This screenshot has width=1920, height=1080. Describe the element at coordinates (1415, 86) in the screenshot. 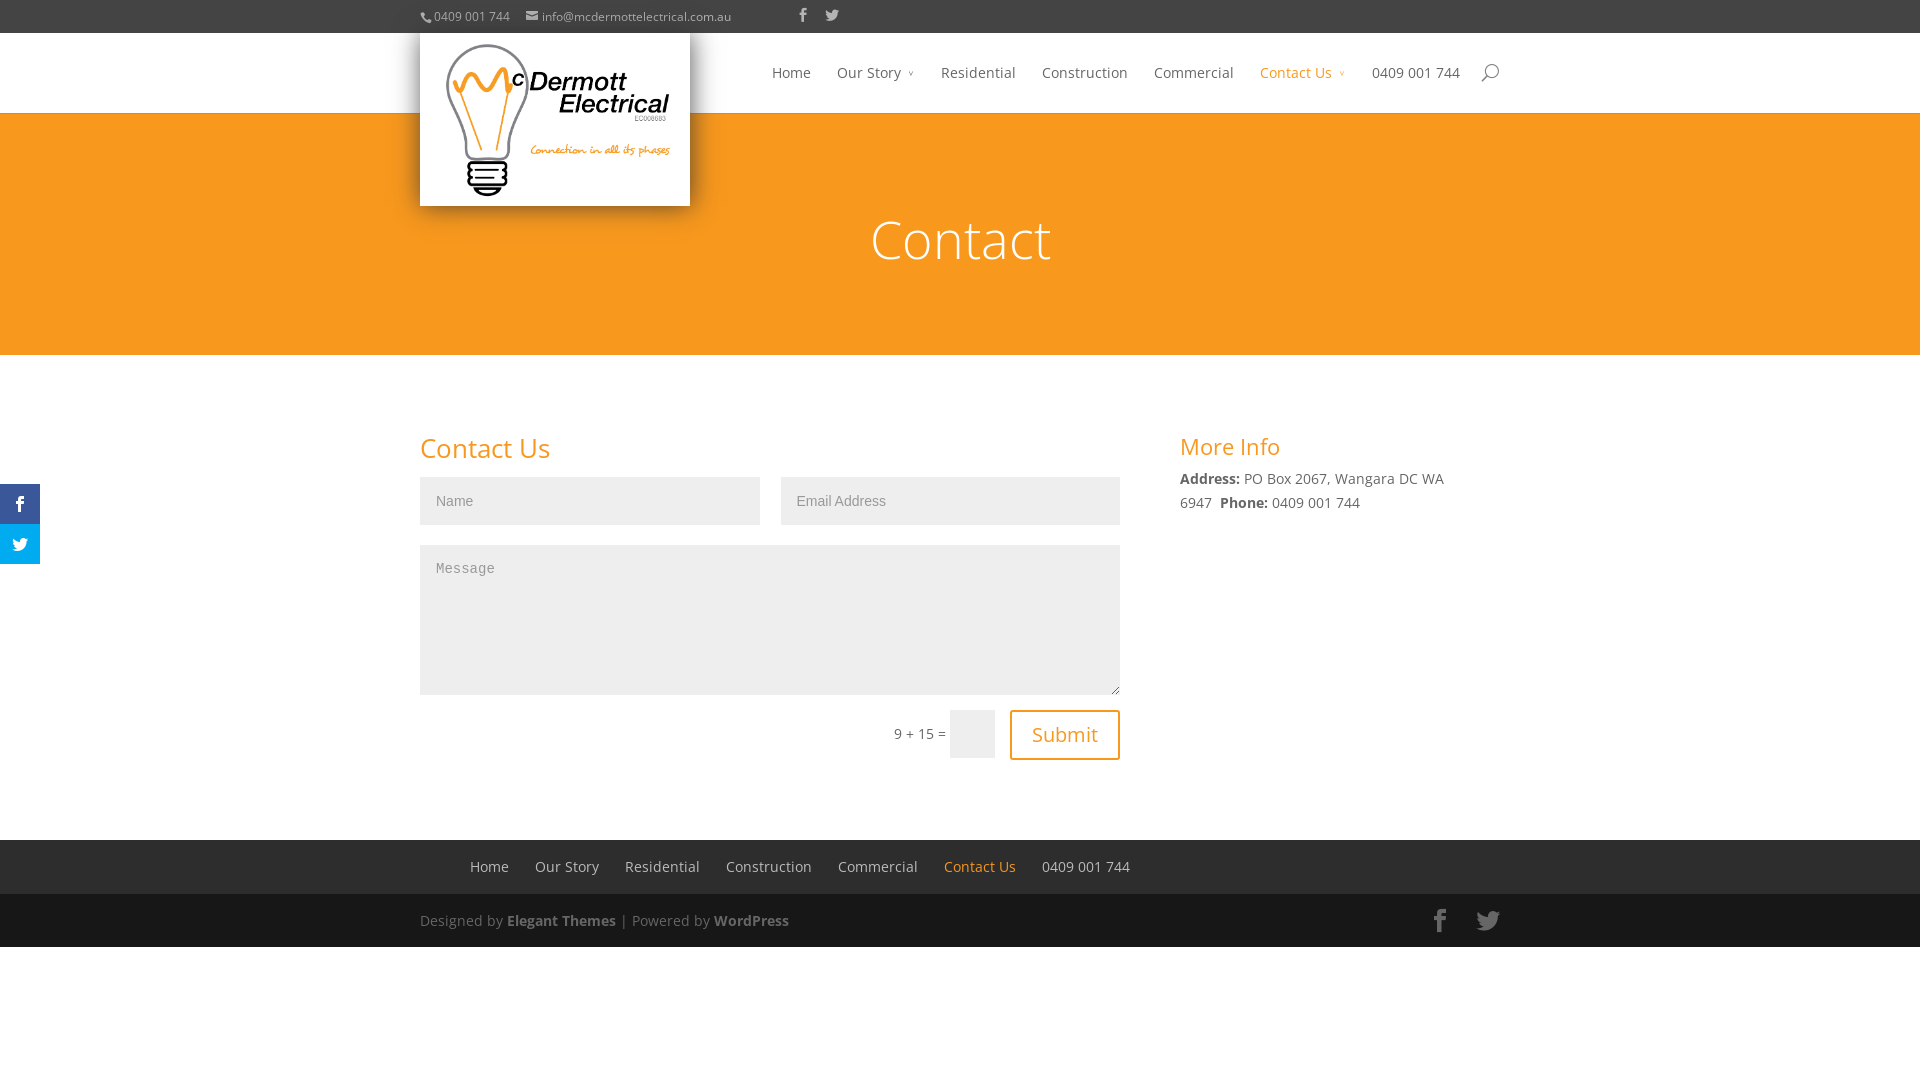

I see `'0409 001 744'` at that location.